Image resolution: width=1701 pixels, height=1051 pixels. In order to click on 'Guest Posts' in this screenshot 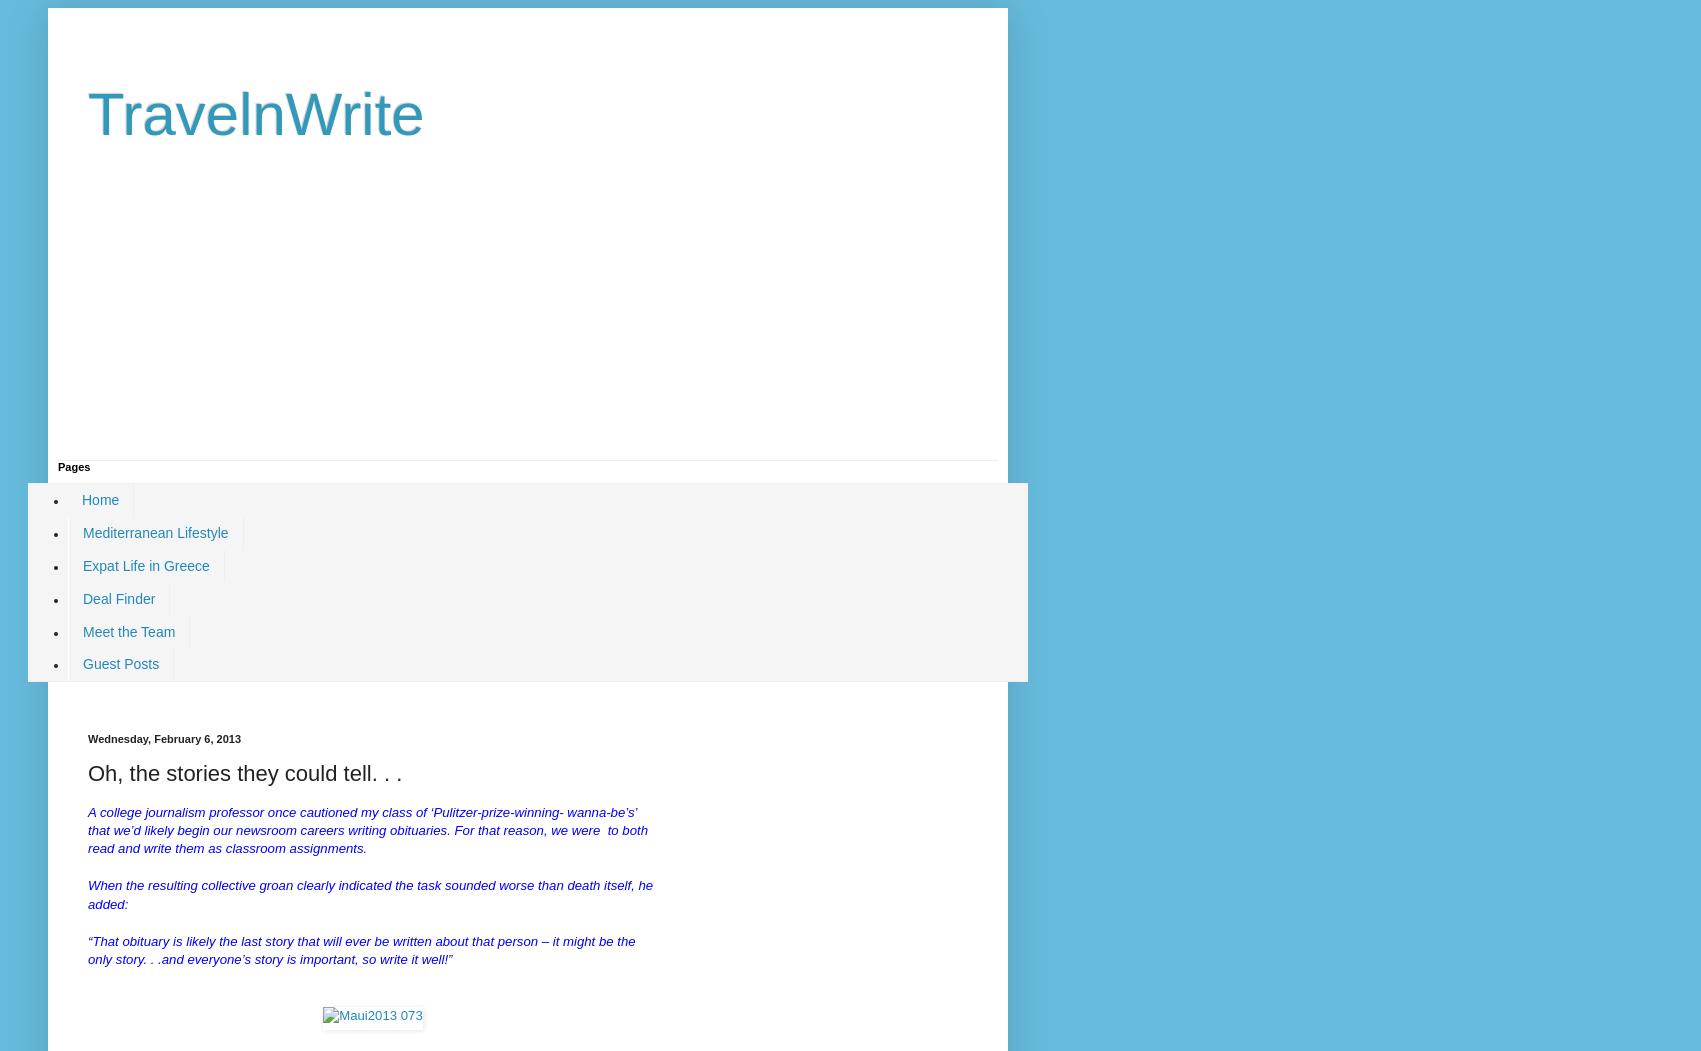, I will do `click(120, 664)`.